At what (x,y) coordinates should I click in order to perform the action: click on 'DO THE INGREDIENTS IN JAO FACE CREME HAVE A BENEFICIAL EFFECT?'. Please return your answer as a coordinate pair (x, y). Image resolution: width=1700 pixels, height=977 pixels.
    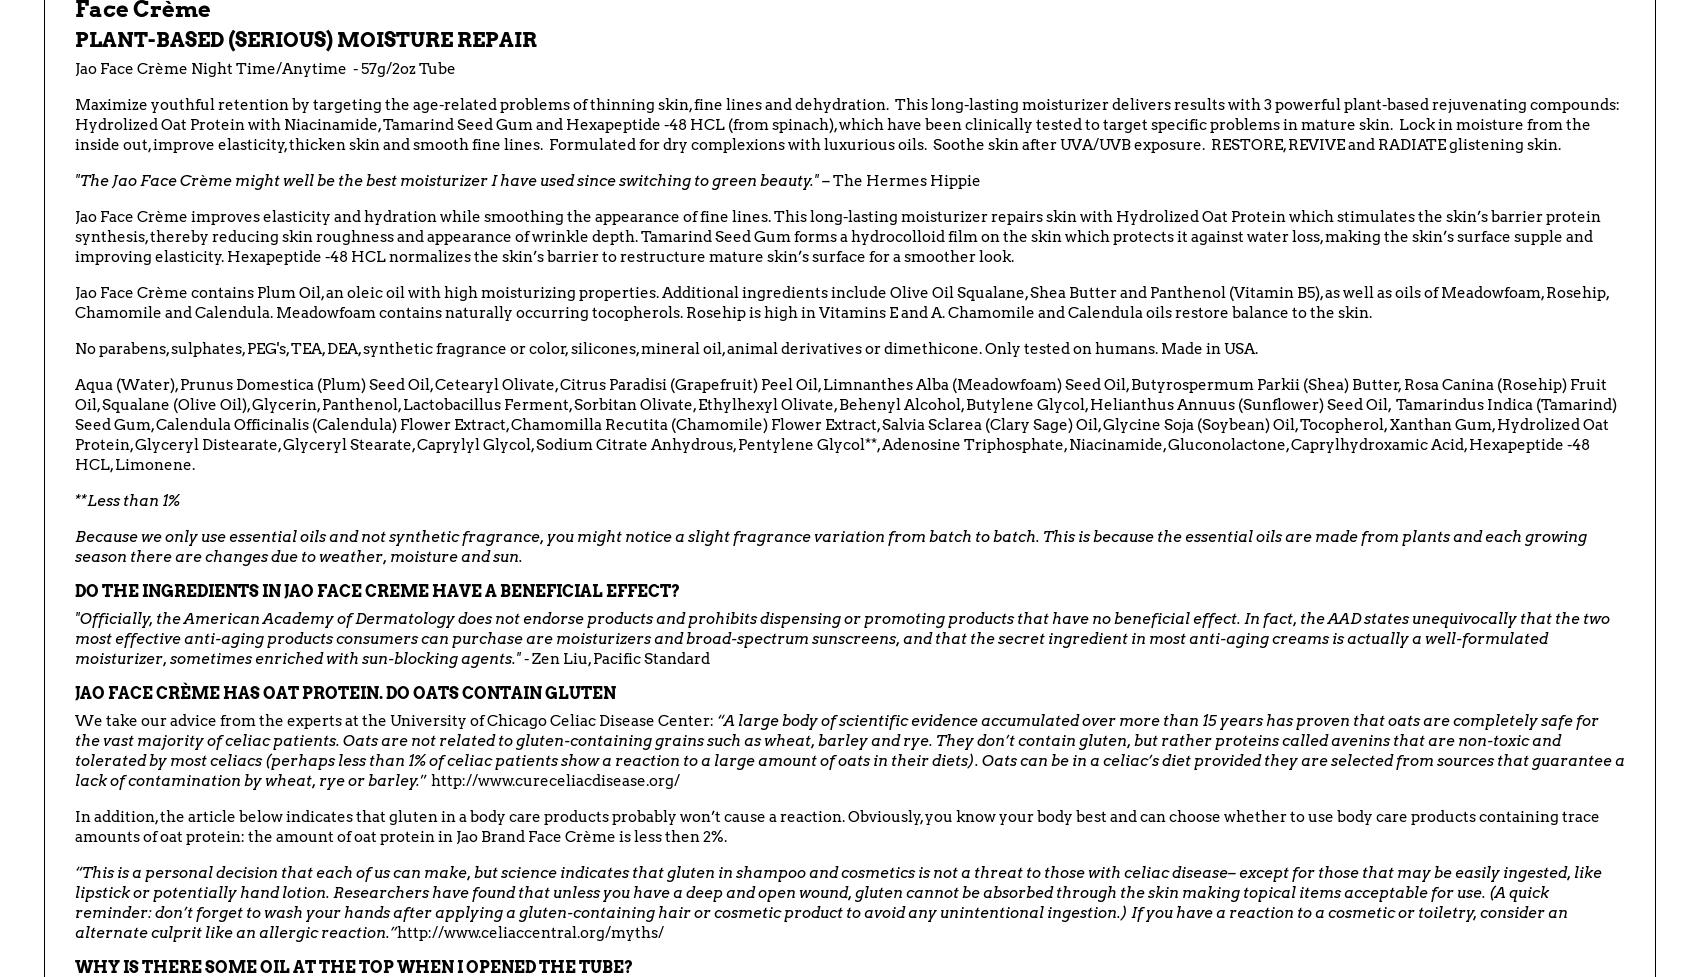
    Looking at the image, I should click on (376, 590).